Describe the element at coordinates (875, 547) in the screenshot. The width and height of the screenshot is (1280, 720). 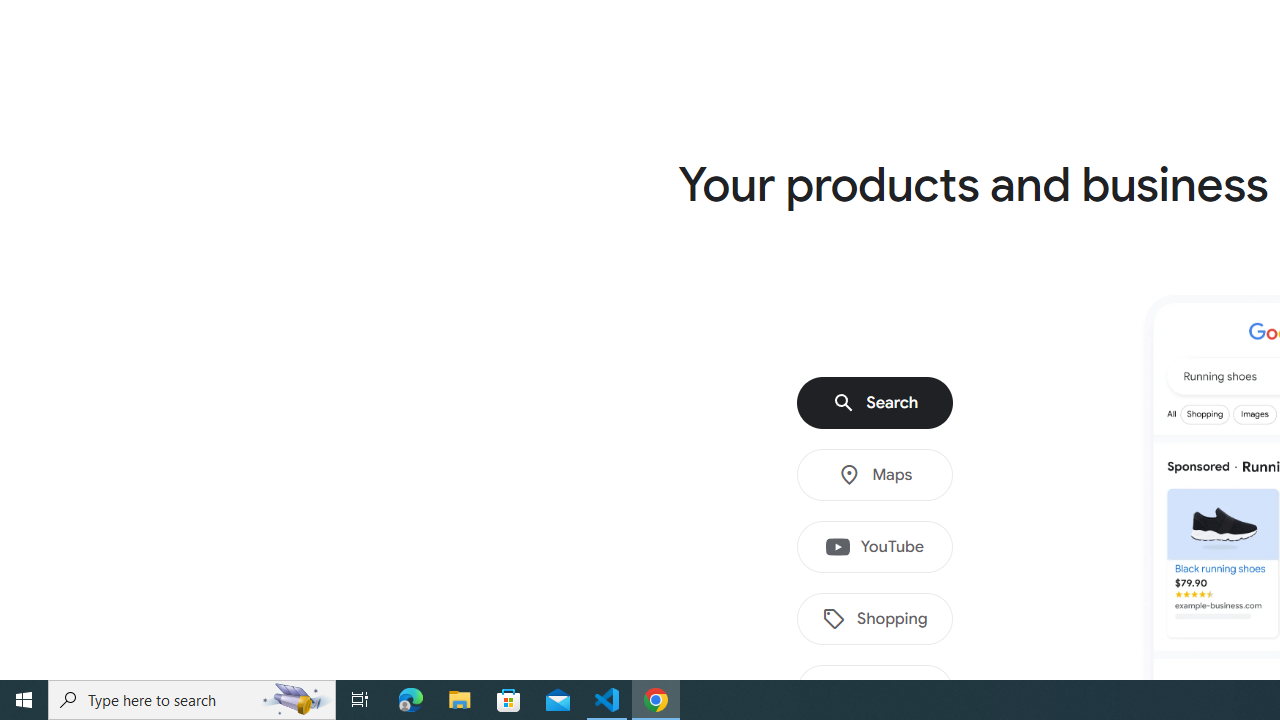
I see `'YouTube'` at that location.